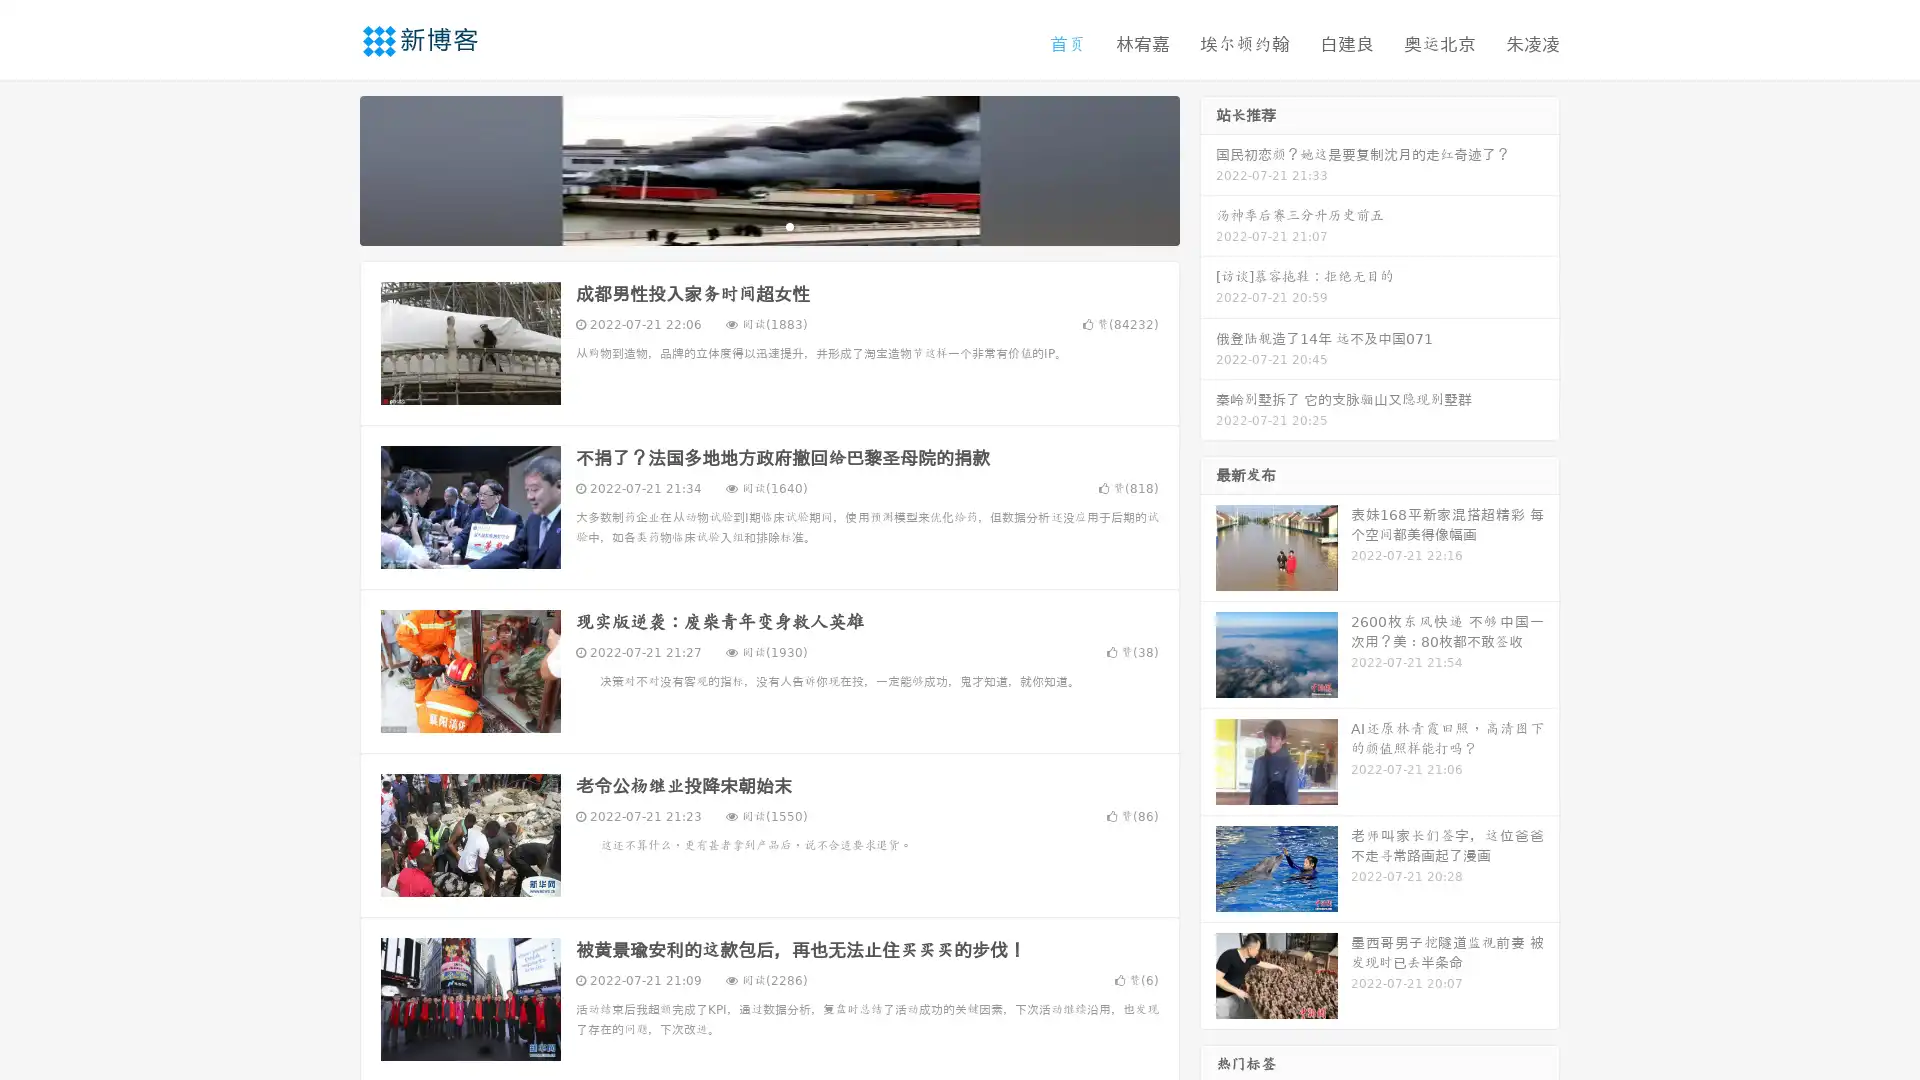 The image size is (1920, 1080). What do you see at coordinates (768, 225) in the screenshot?
I see `Go to slide 2` at bounding box center [768, 225].